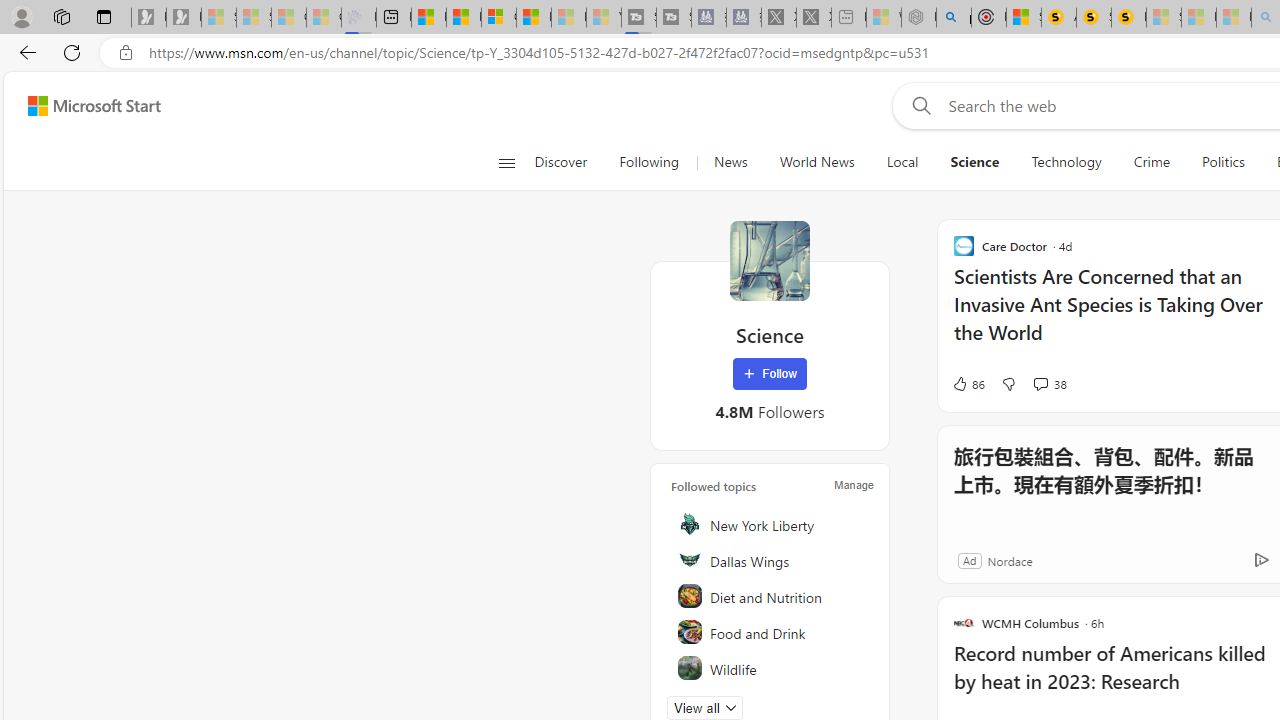 The height and width of the screenshot is (720, 1280). Describe the element at coordinates (854, 484) in the screenshot. I see `'Manage'` at that location.